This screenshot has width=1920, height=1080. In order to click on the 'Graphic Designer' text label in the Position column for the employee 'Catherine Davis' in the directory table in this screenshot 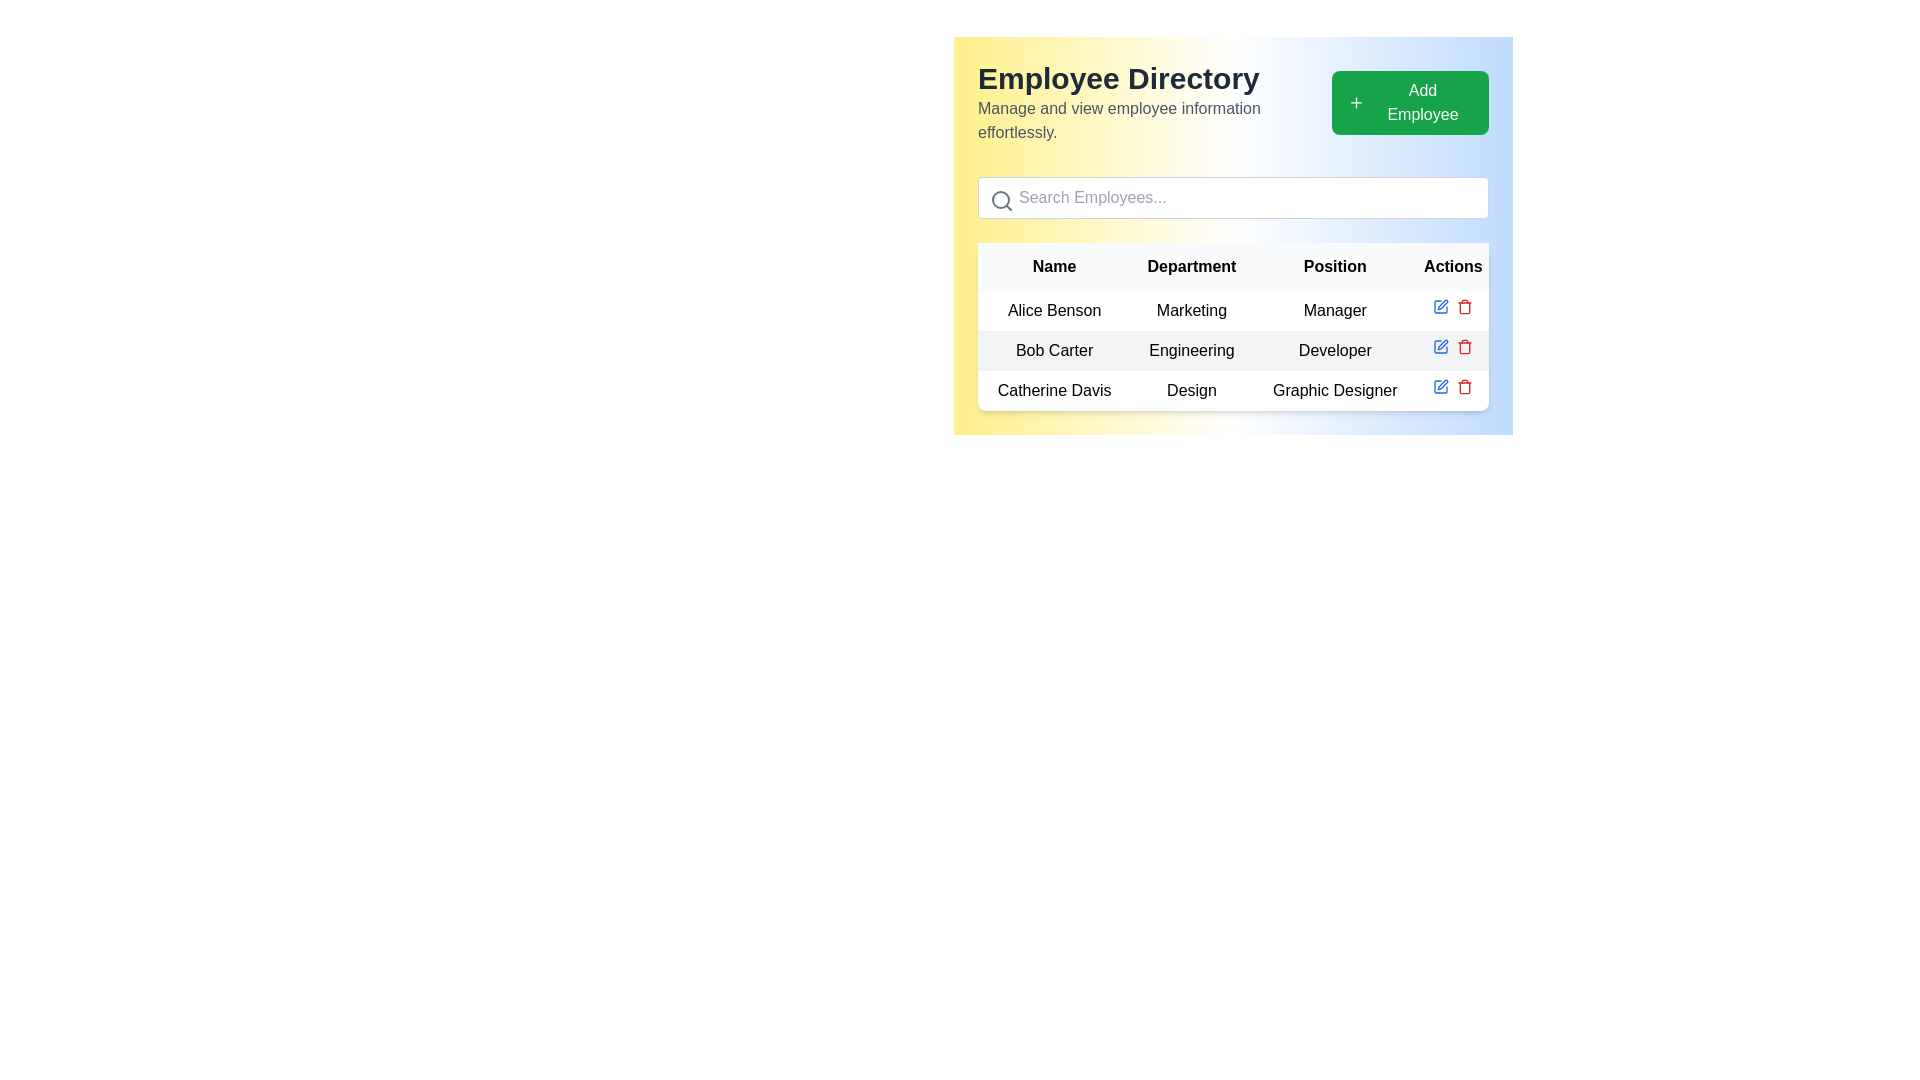, I will do `click(1335, 390)`.